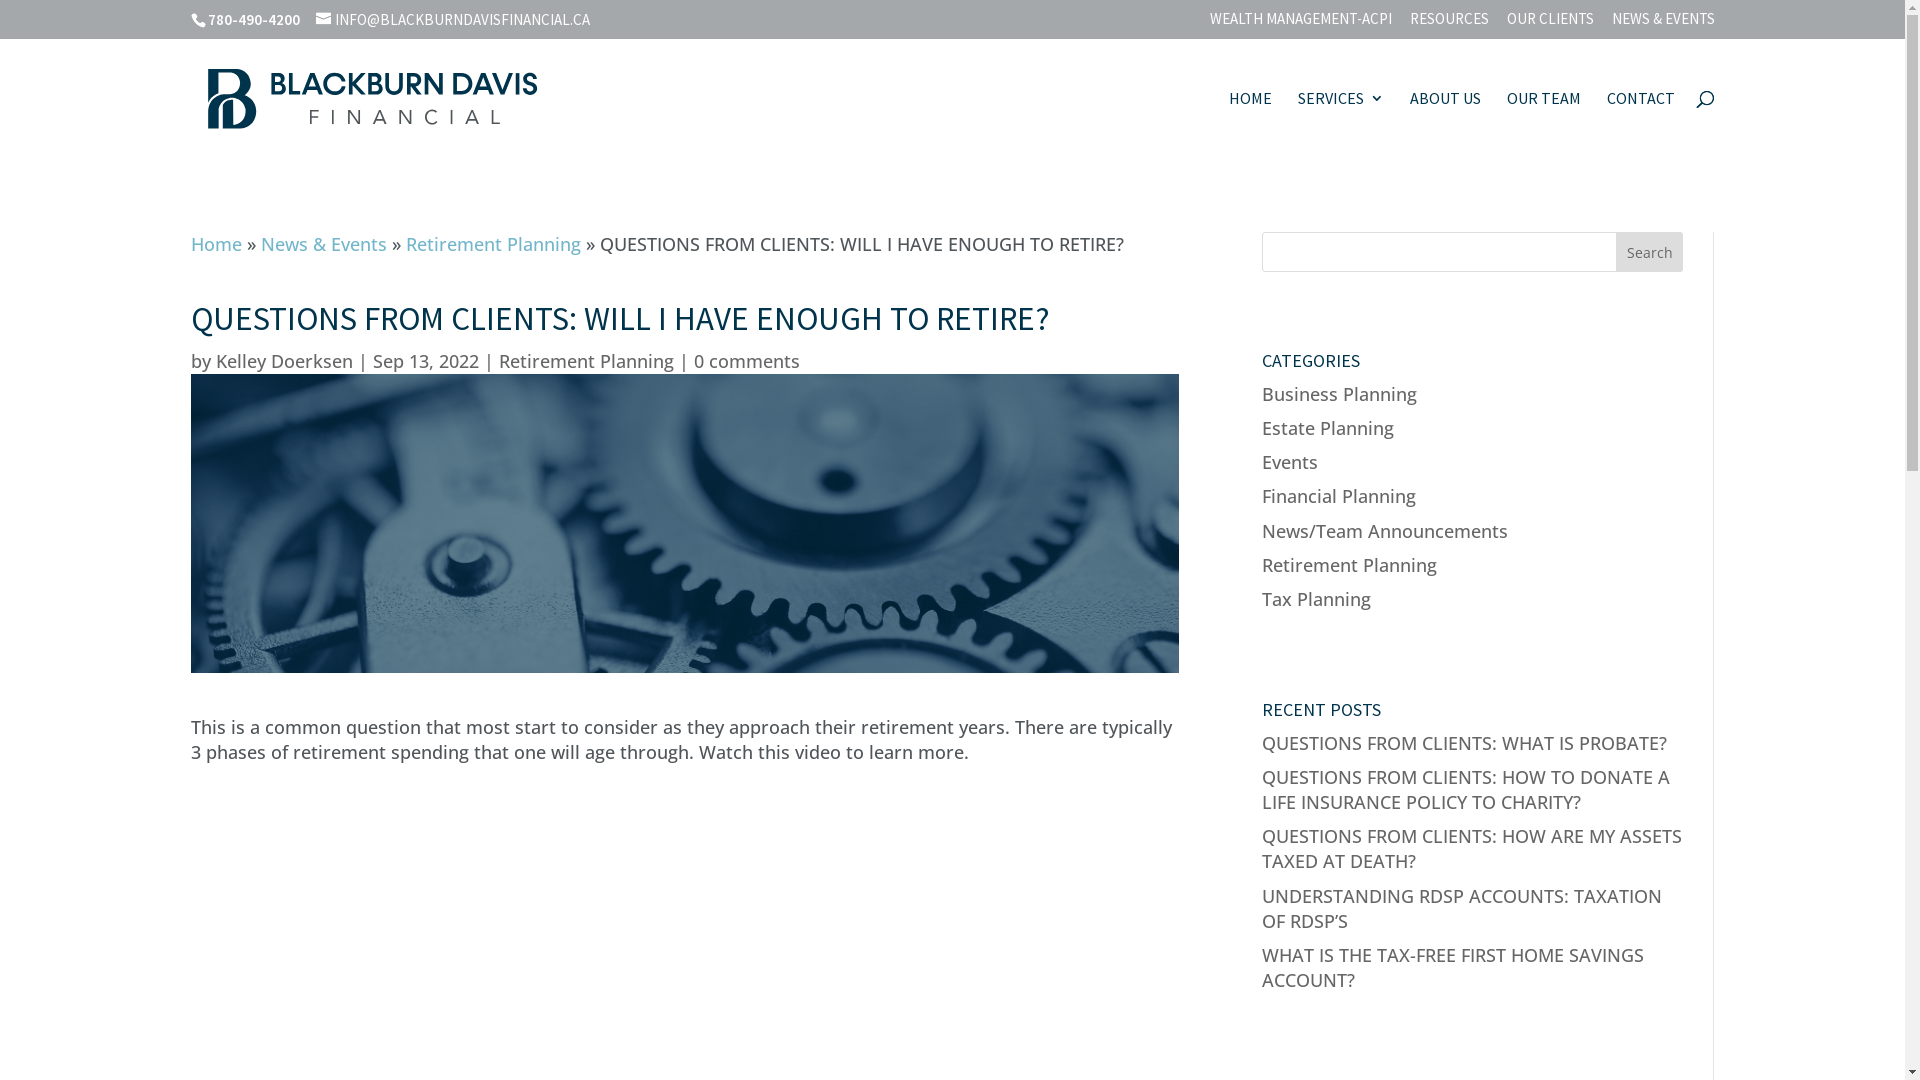 This screenshot has width=1920, height=1080. Describe the element at coordinates (1453, 966) in the screenshot. I see `'WHAT IS THE TAX-FREE FIRST HOME SAVINGS ACCOUNT?'` at that location.